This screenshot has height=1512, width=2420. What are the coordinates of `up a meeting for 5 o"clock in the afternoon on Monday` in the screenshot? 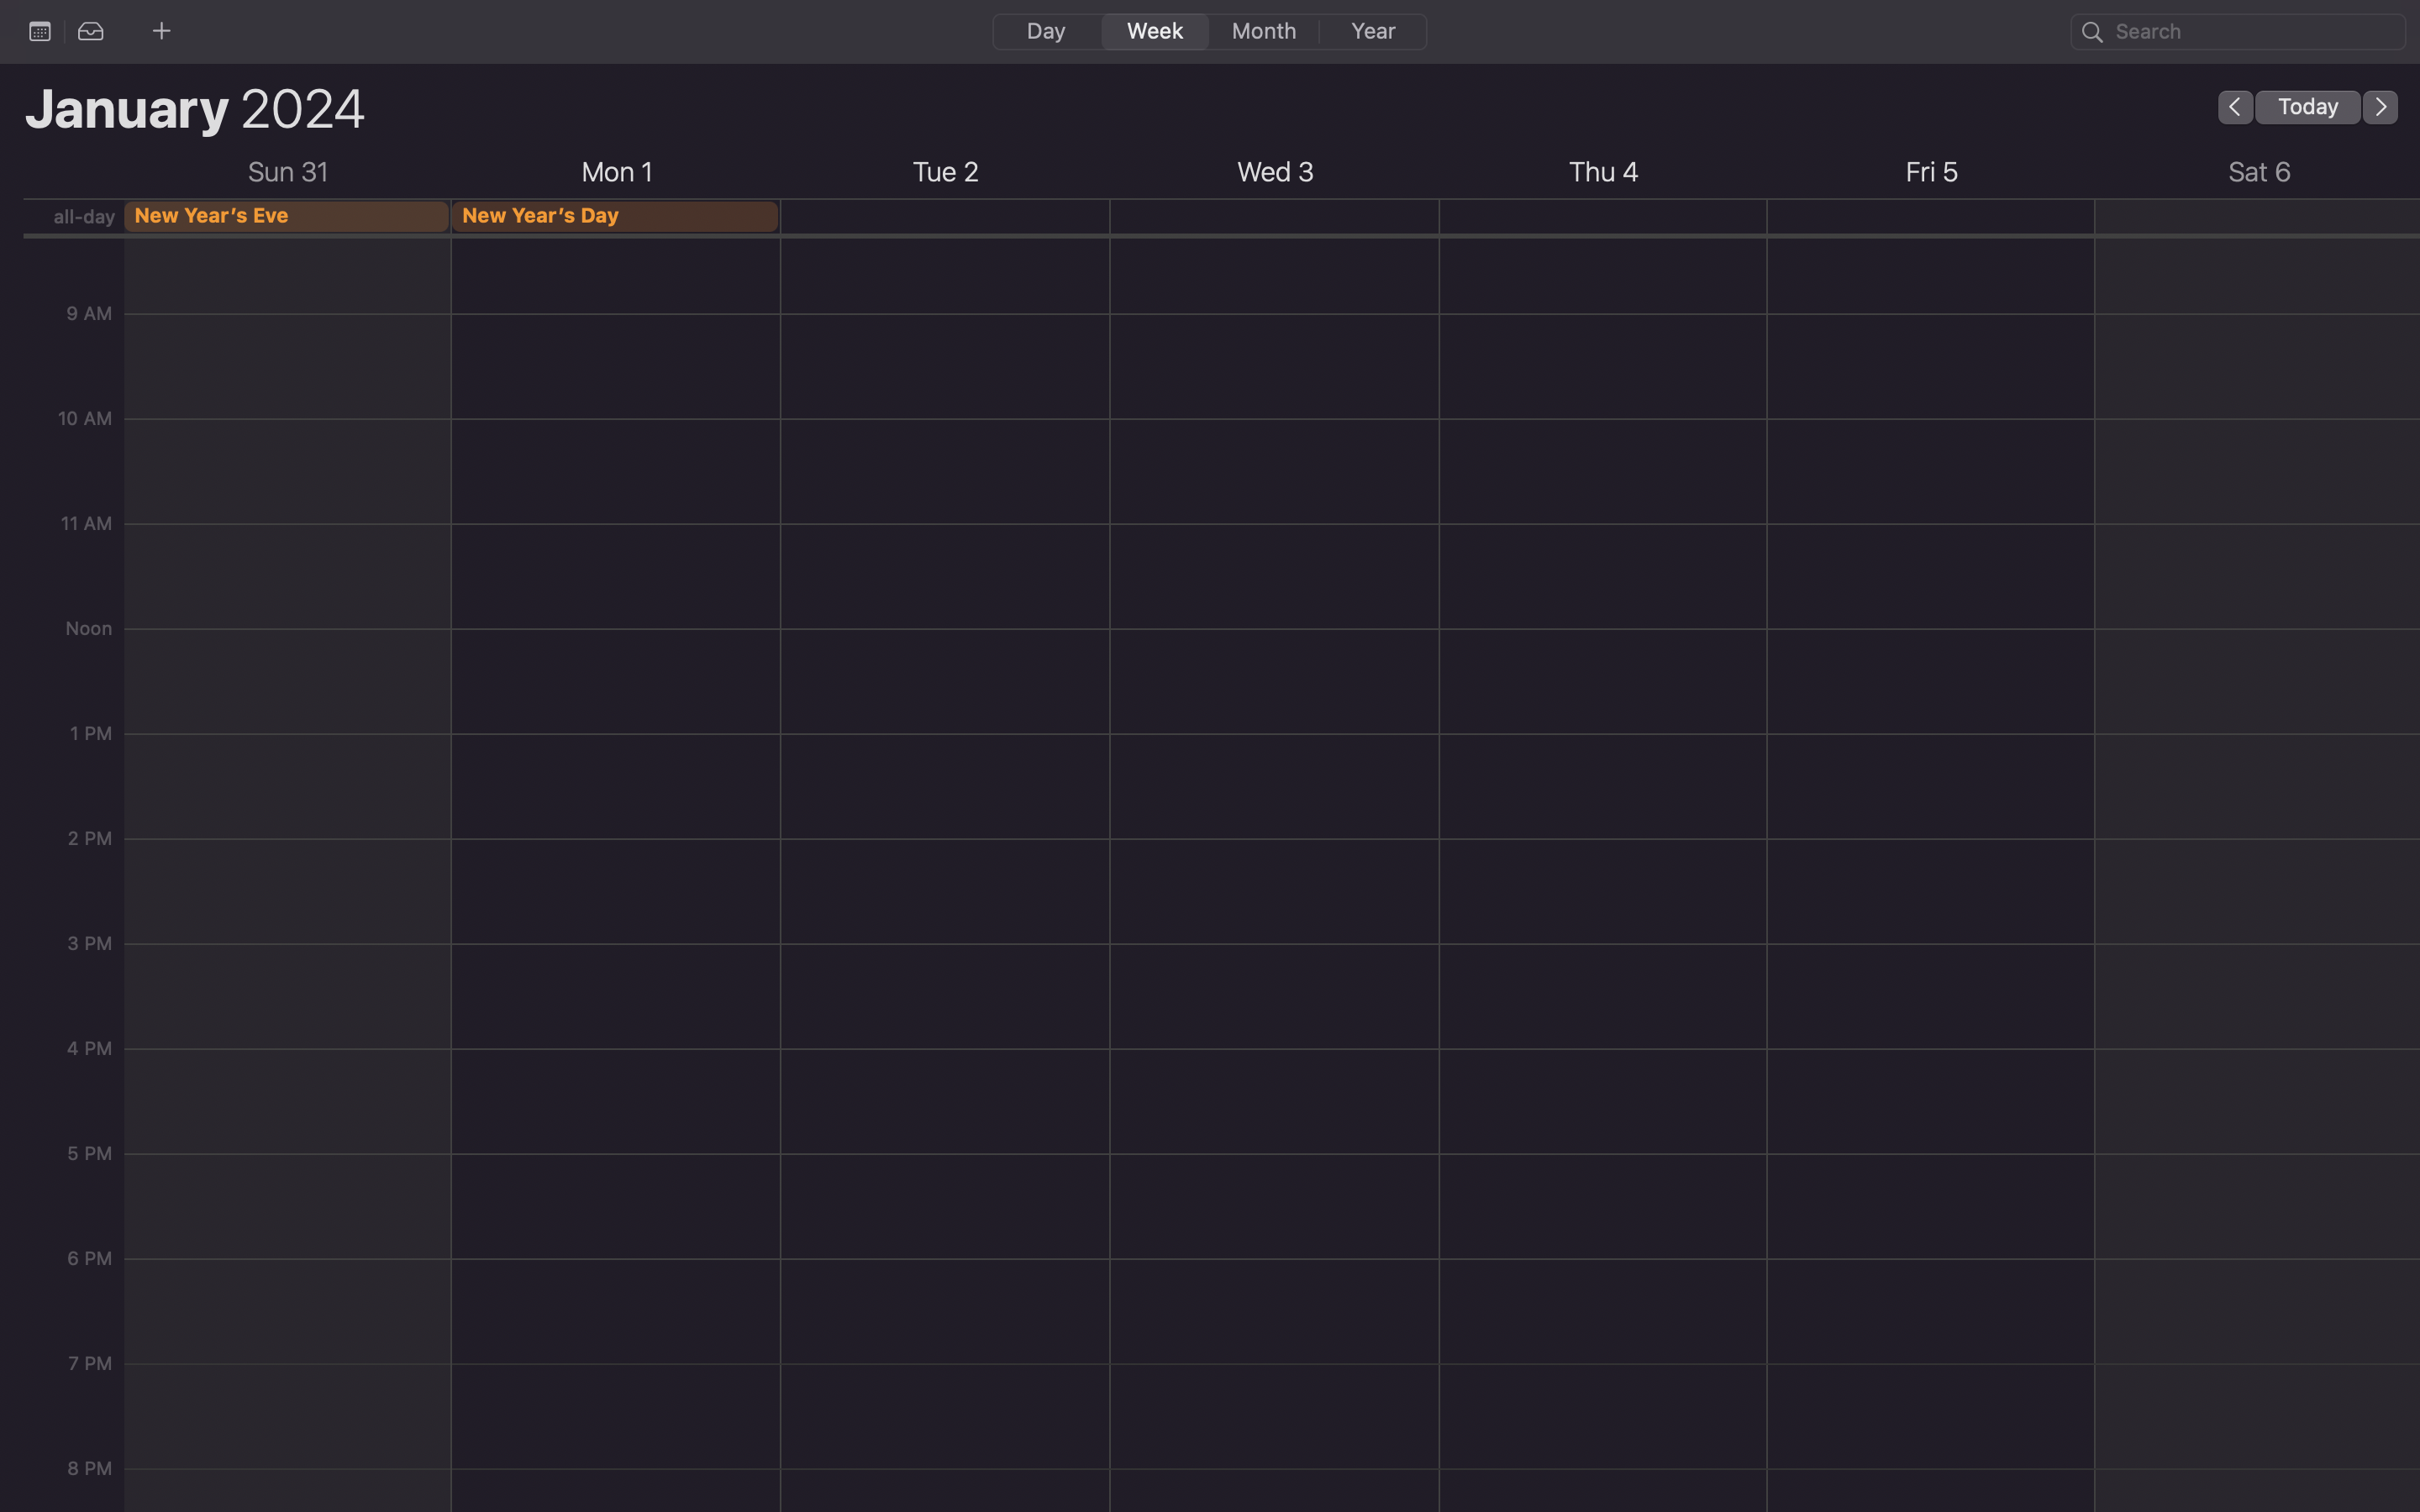 It's located at (616, 971).